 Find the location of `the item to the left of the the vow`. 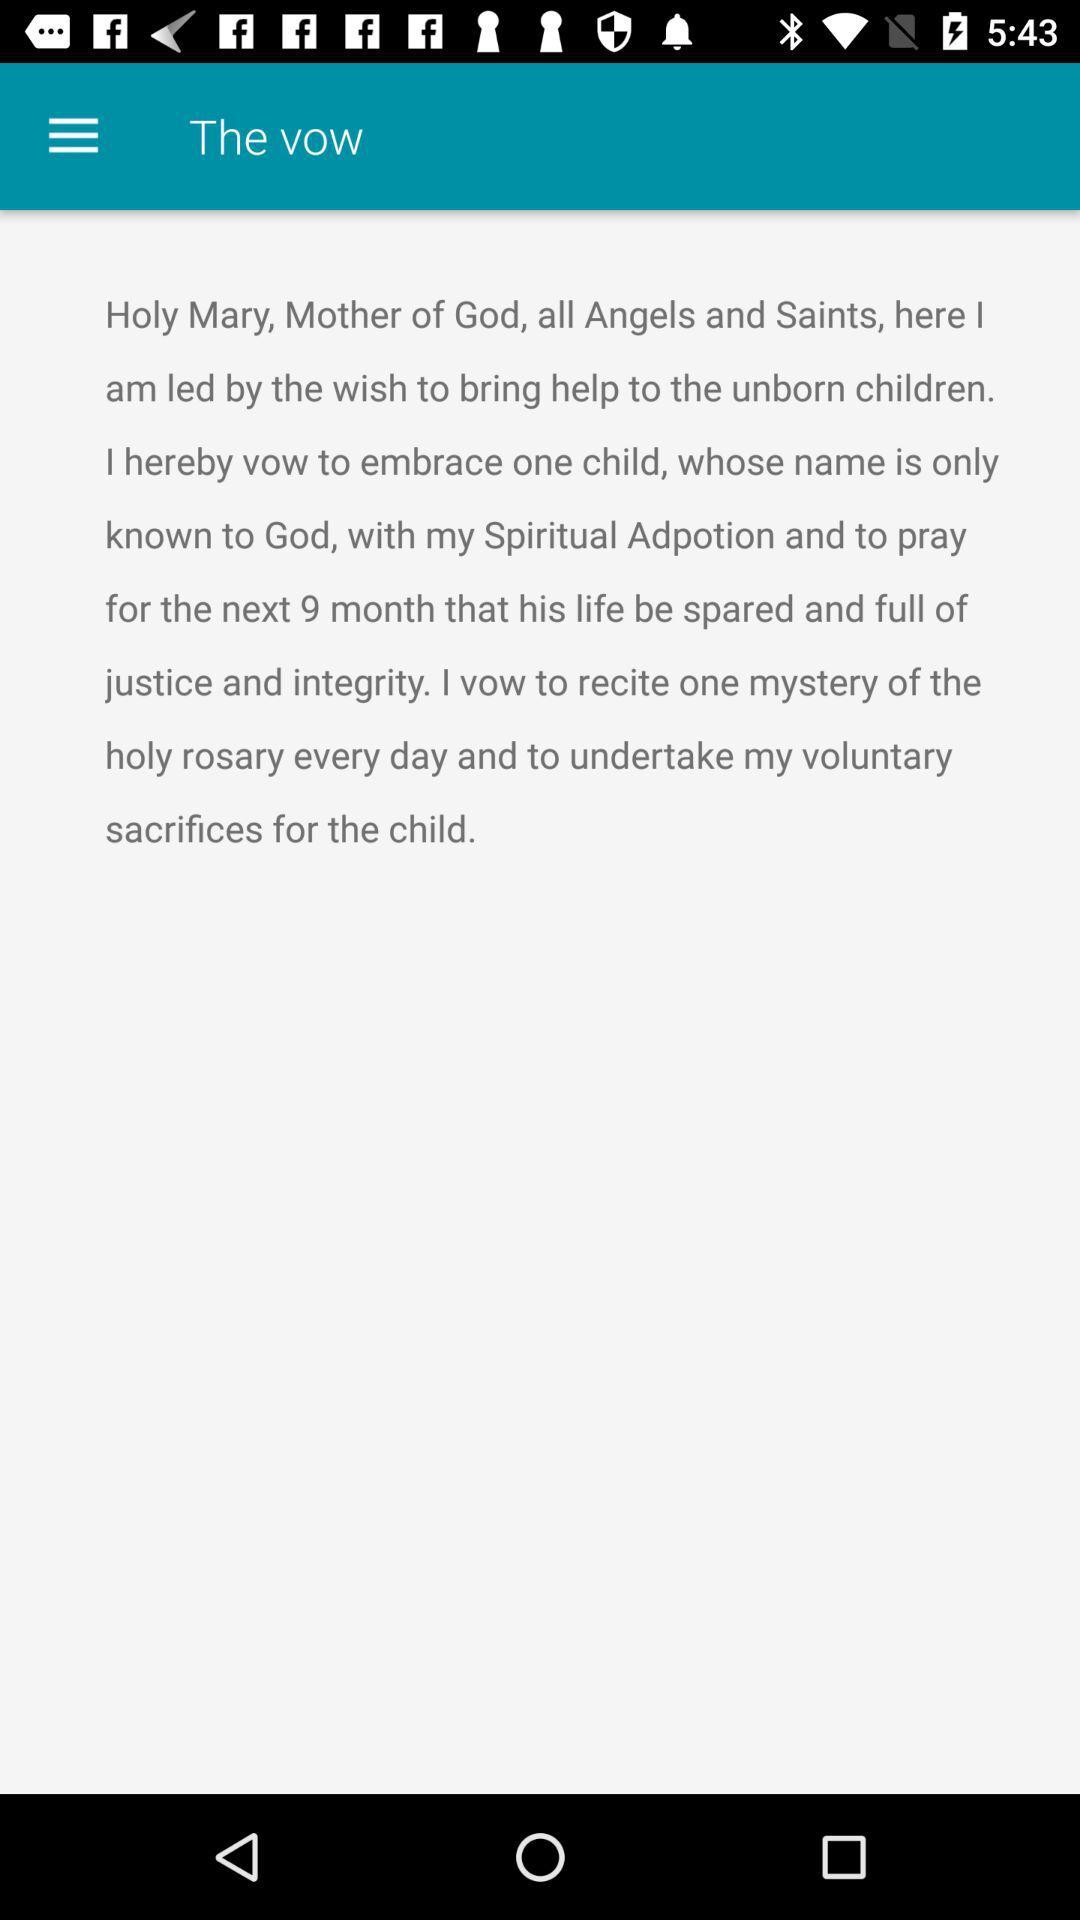

the item to the left of the the vow is located at coordinates (72, 135).